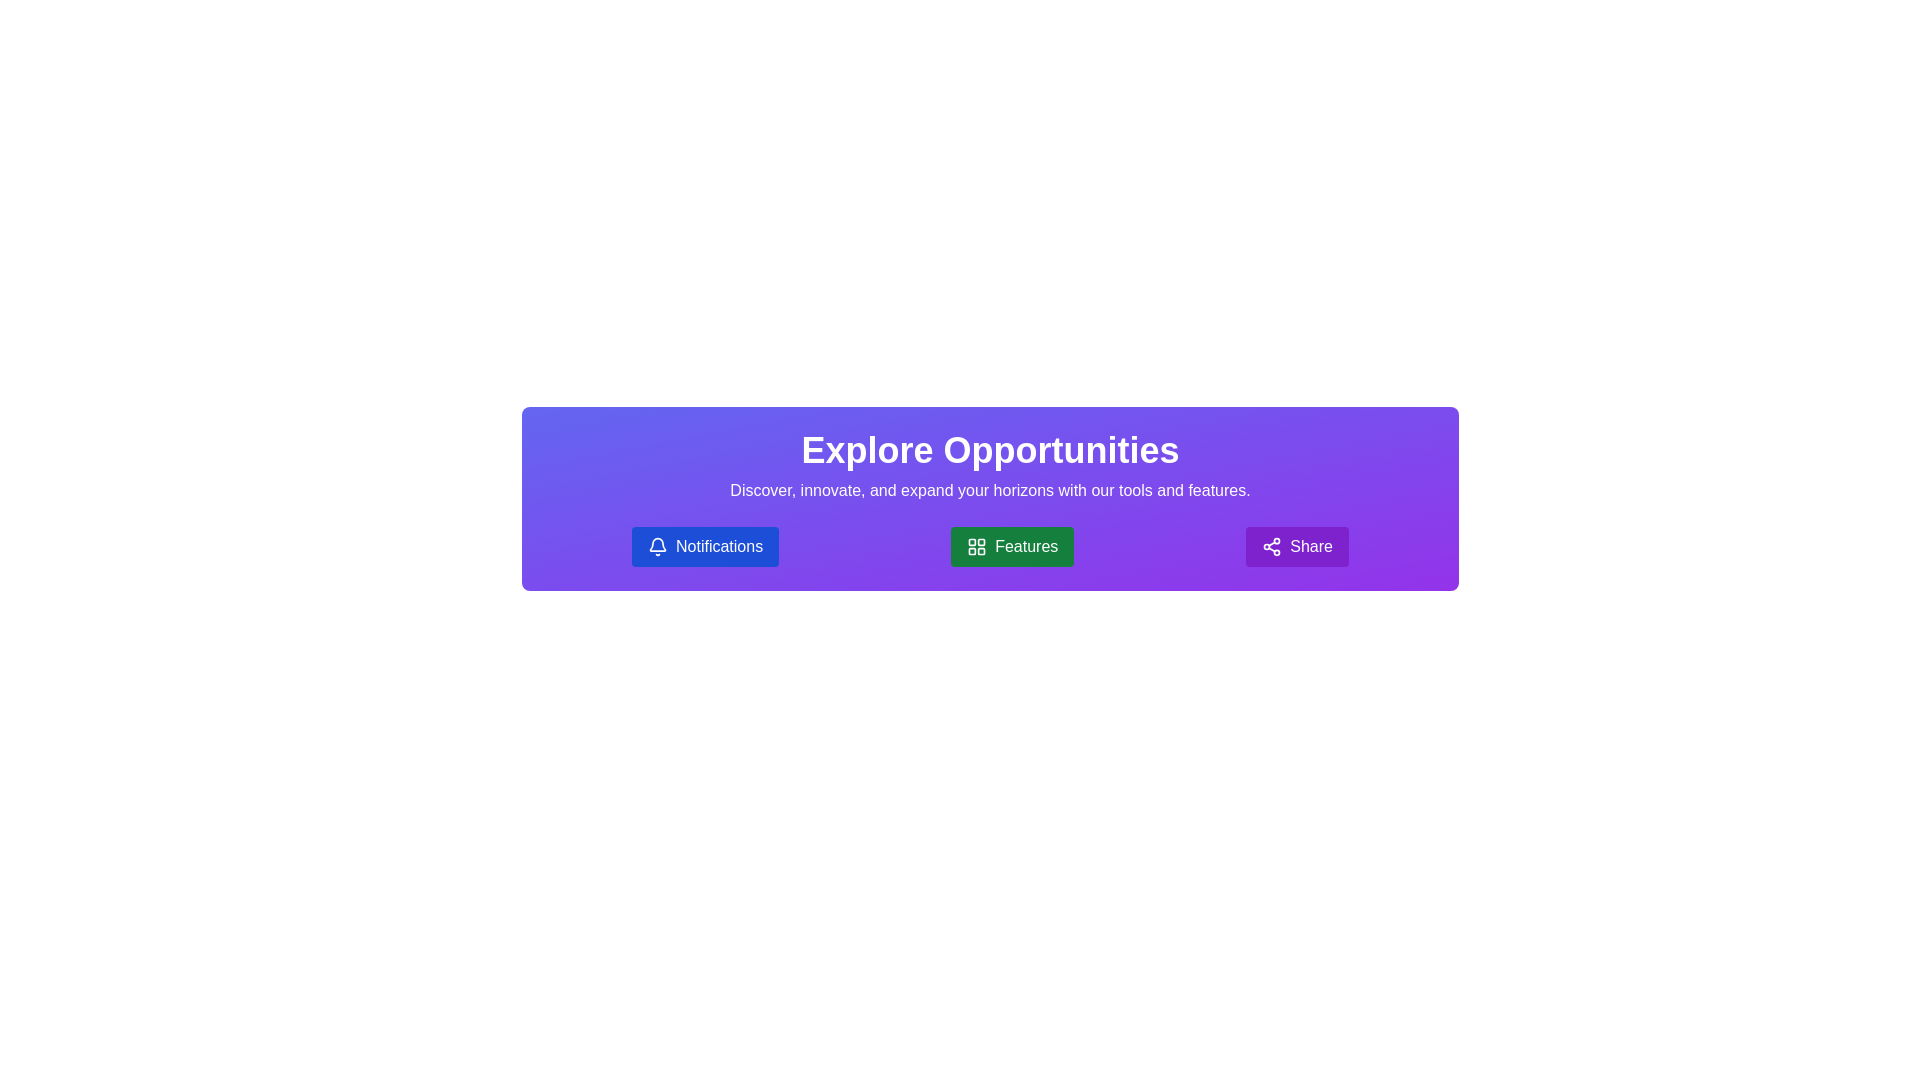 This screenshot has width=1920, height=1080. Describe the element at coordinates (990, 451) in the screenshot. I see `the Text header located at the top-center of the highlighted section, which serves as a prominent title above a smaller explanatory paragraph` at that location.